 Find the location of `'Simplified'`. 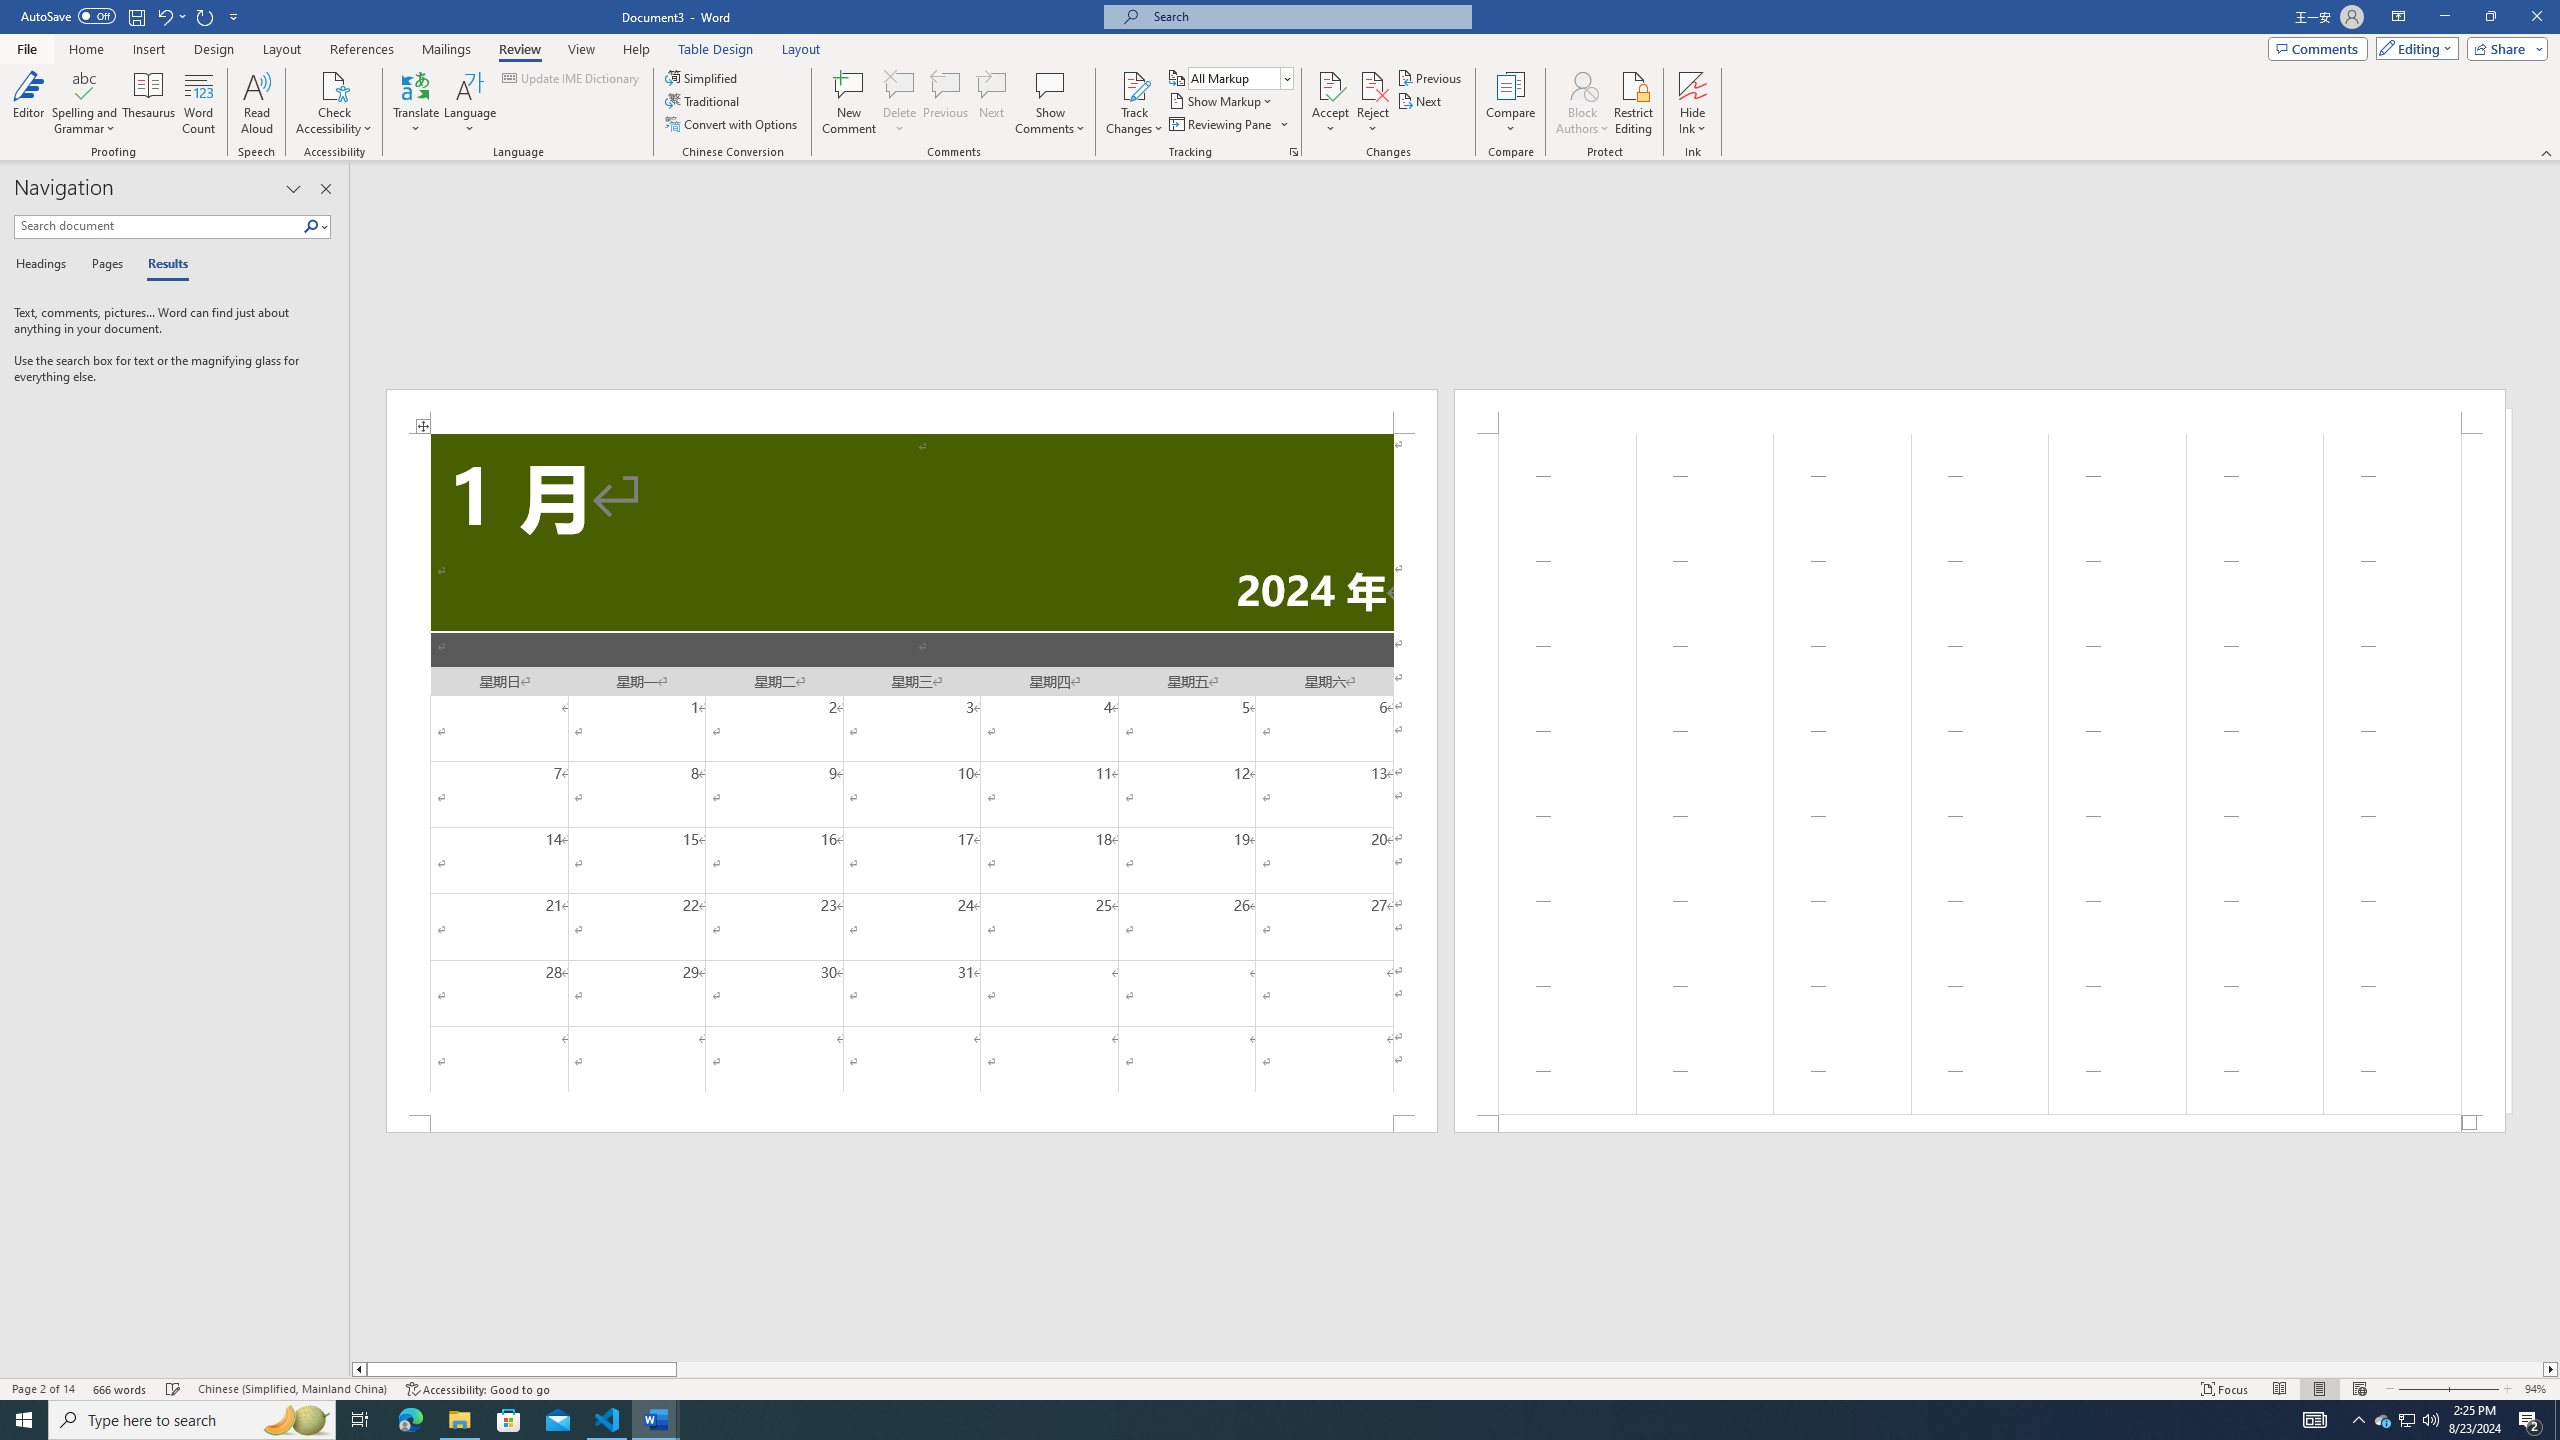

'Simplified' is located at coordinates (704, 77).